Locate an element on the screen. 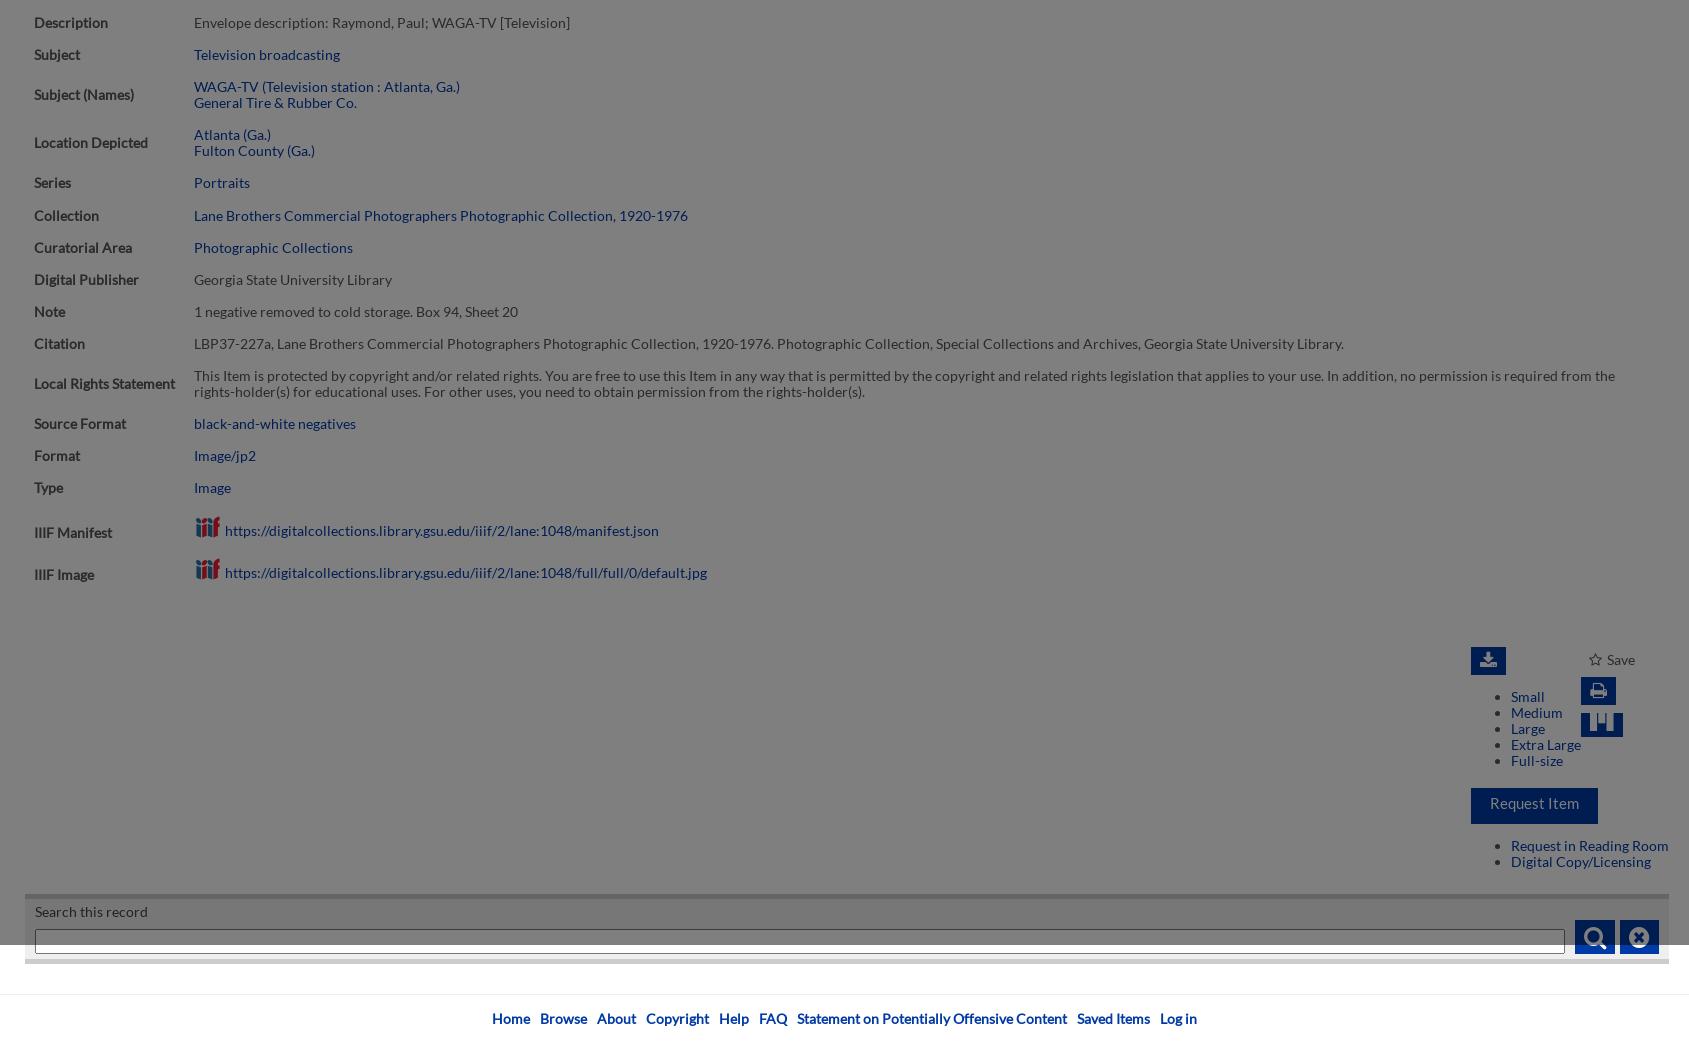 The height and width of the screenshot is (1055, 1689). 'Local Rights Statement' is located at coordinates (104, 383).